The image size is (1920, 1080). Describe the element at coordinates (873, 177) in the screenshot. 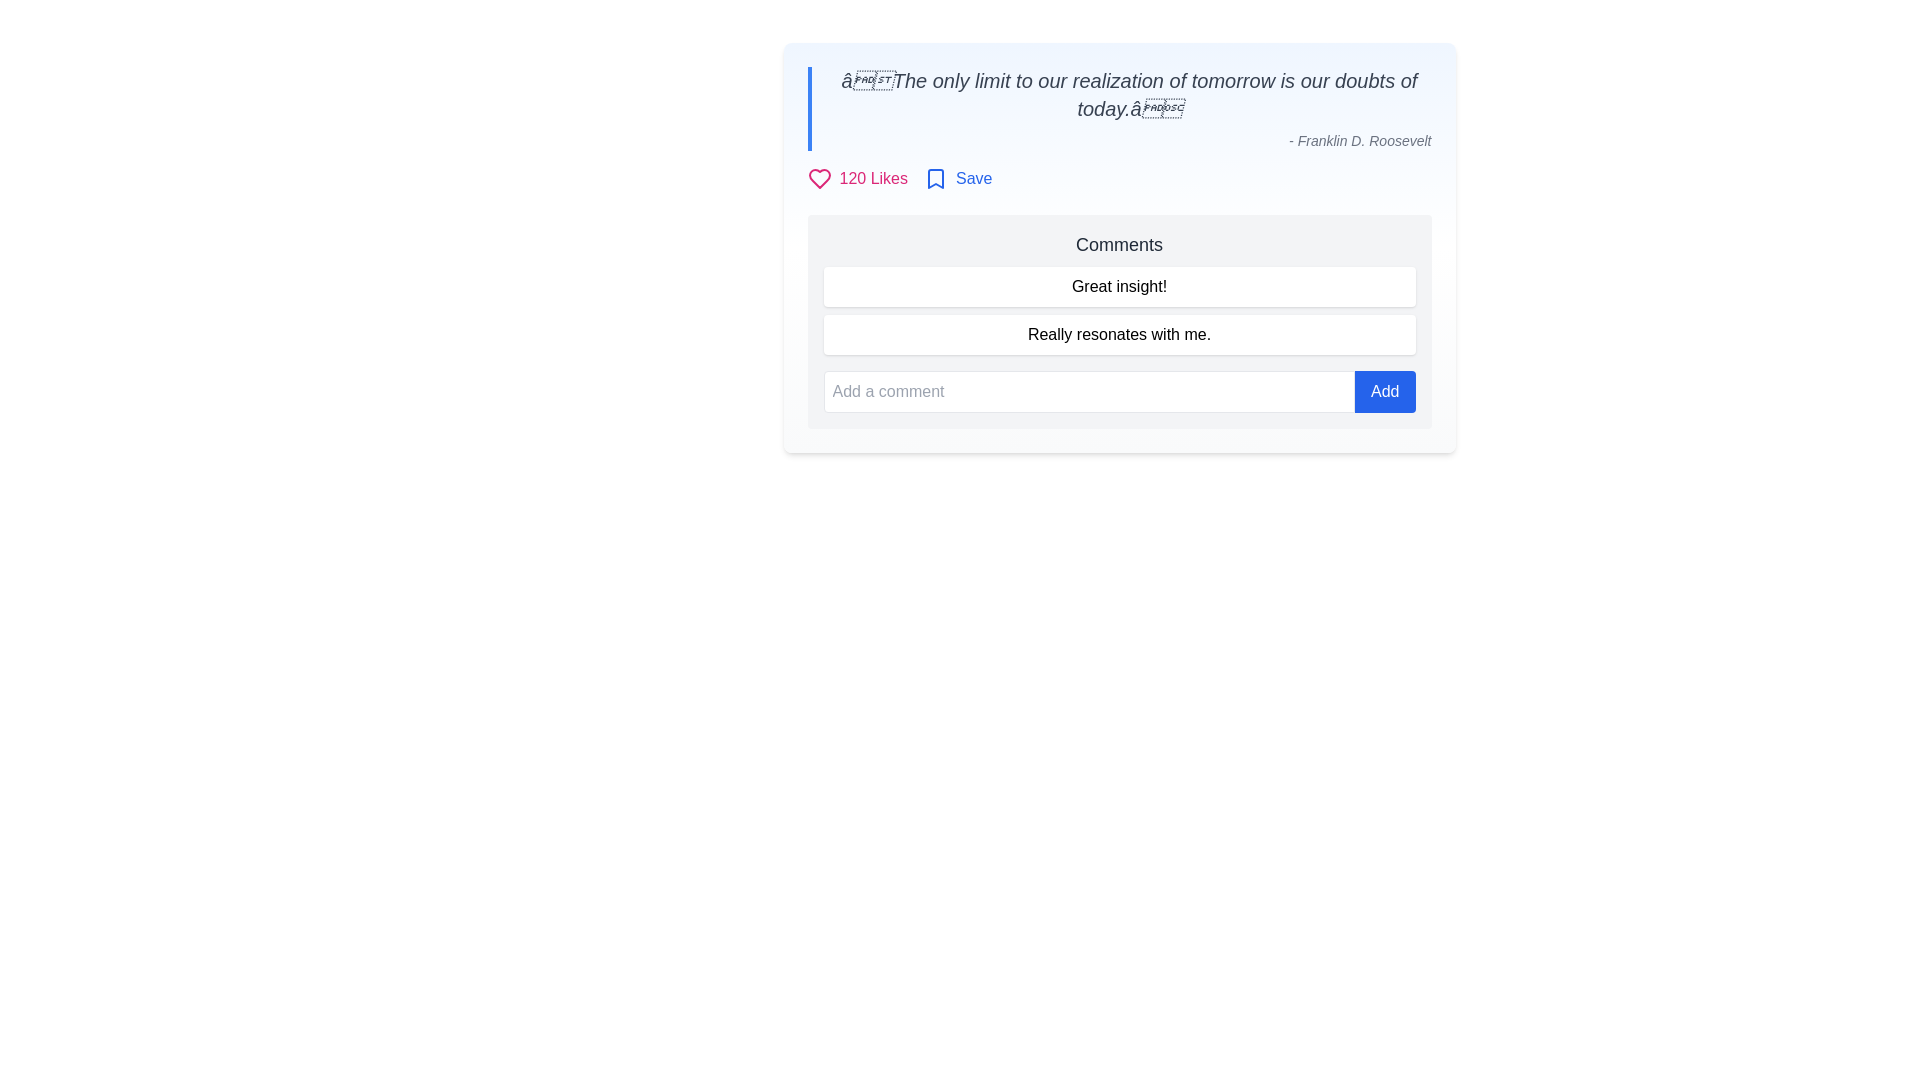

I see `the text display showing '120 Likes' styled in pink, which is adjacent to the heart icon indicating a like action` at that location.